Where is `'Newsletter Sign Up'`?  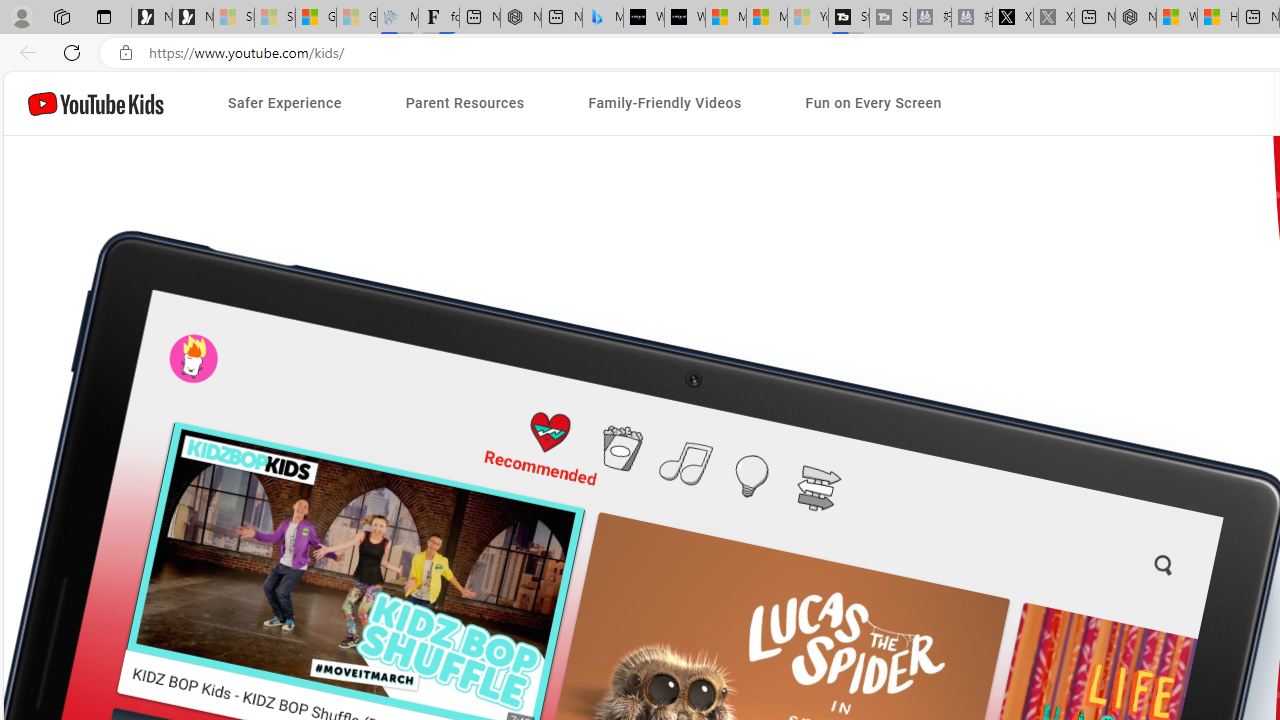
'Newsletter Sign Up' is located at coordinates (192, 17).